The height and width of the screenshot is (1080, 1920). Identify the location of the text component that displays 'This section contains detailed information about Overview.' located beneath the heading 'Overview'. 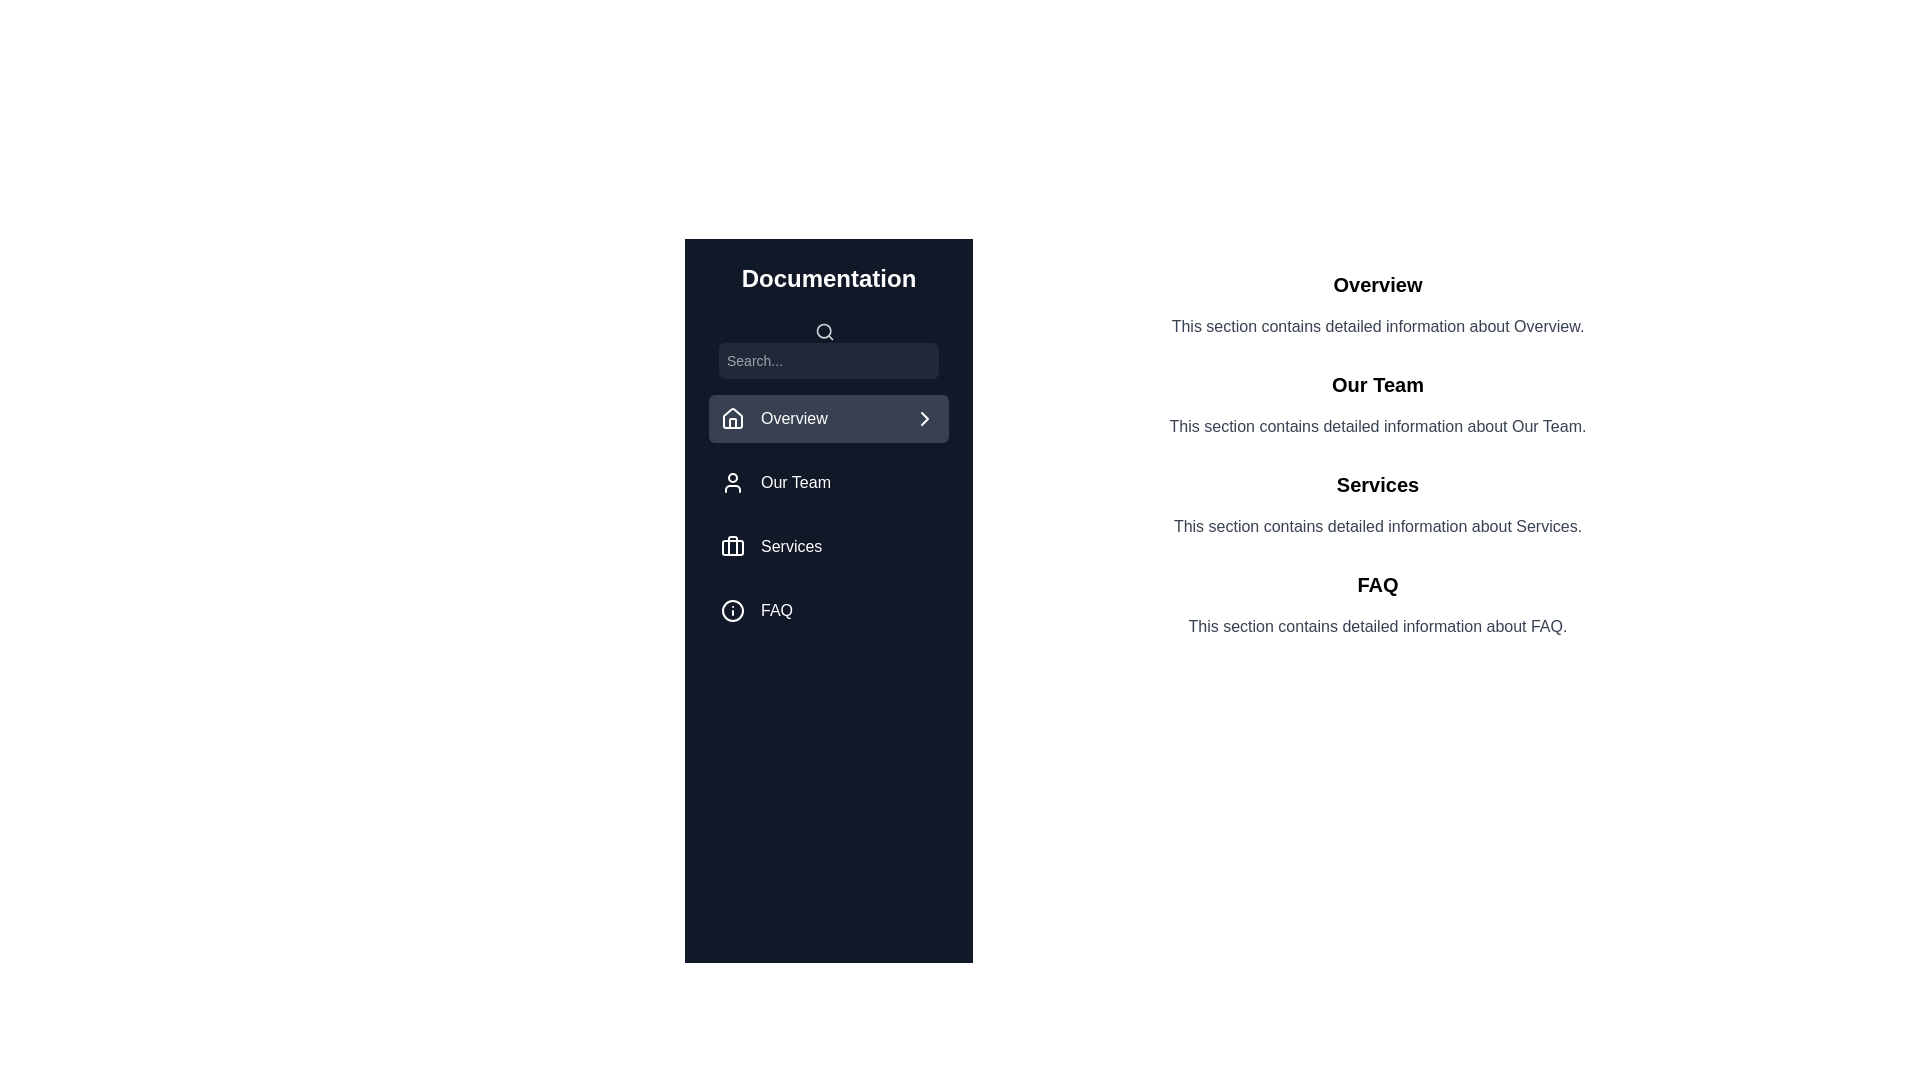
(1376, 326).